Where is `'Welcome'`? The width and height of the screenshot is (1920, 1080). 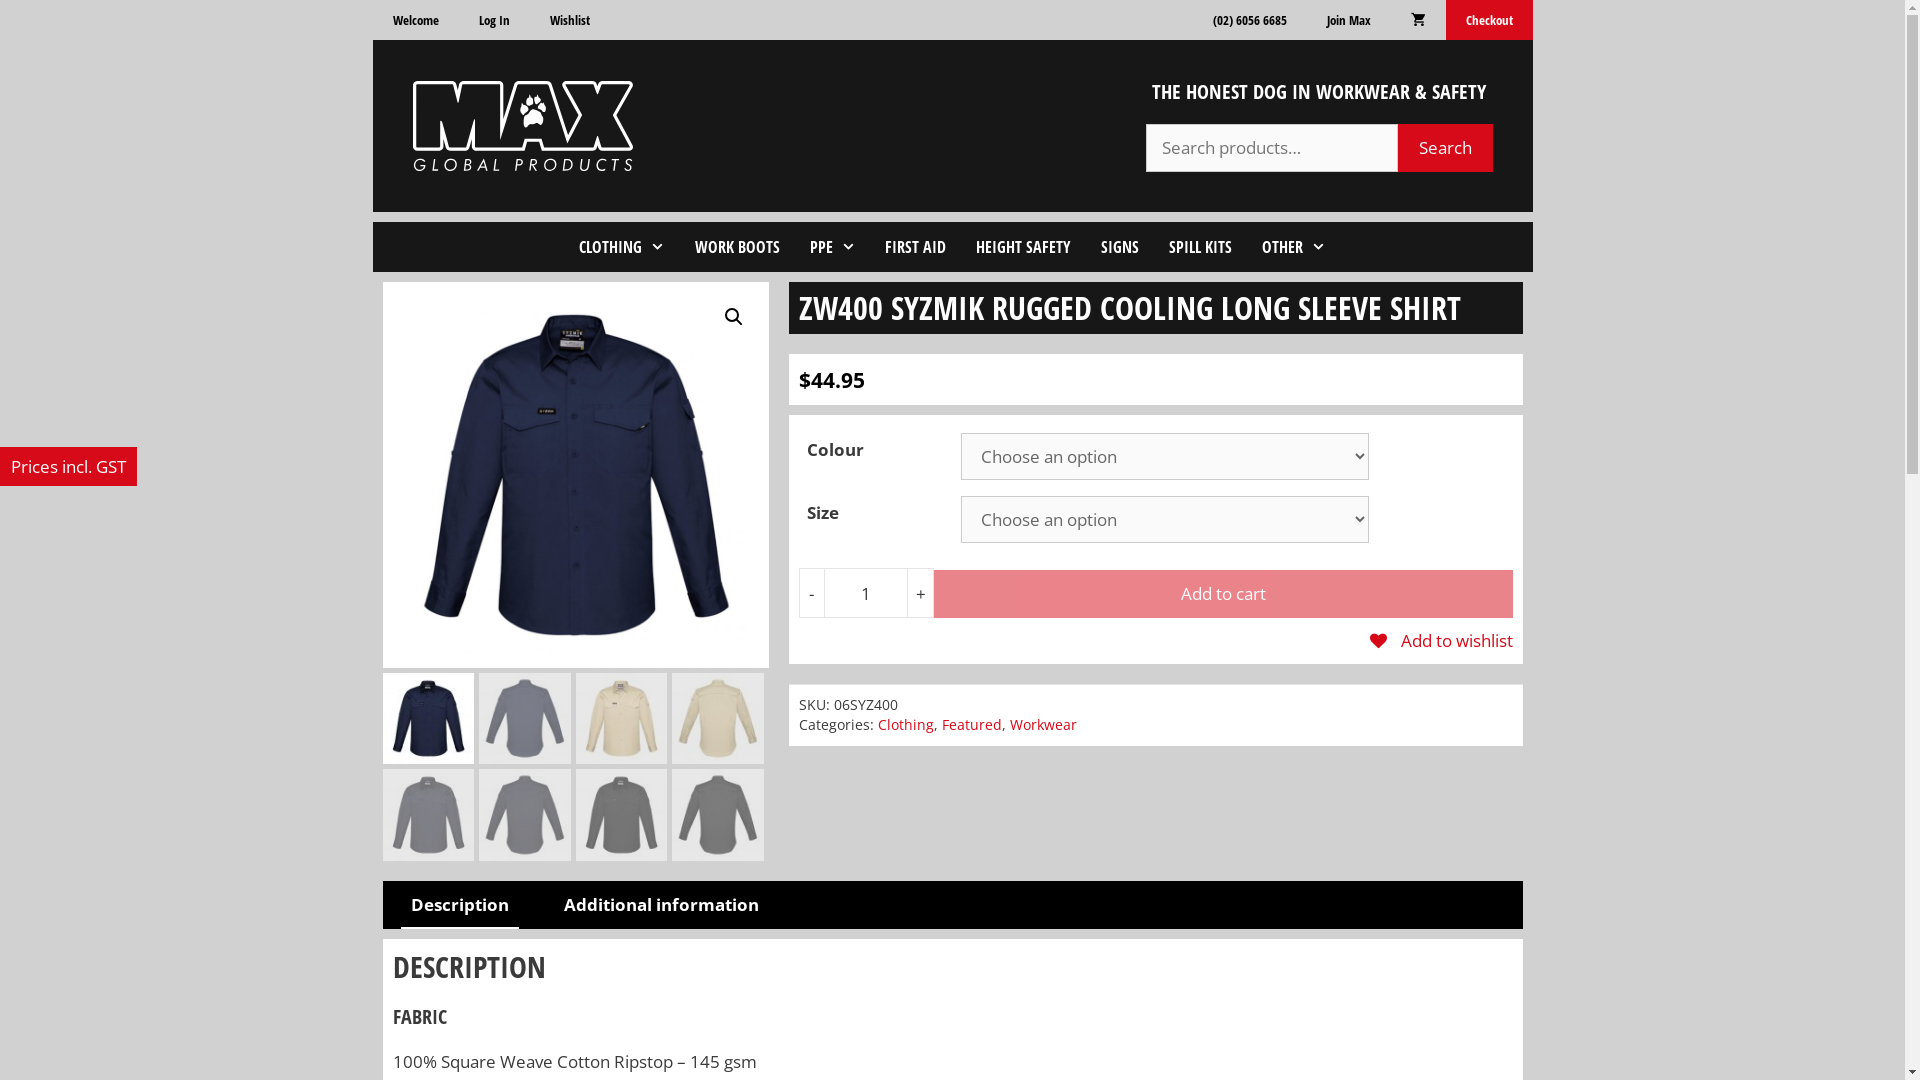 'Welcome' is located at coordinates (413, 19).